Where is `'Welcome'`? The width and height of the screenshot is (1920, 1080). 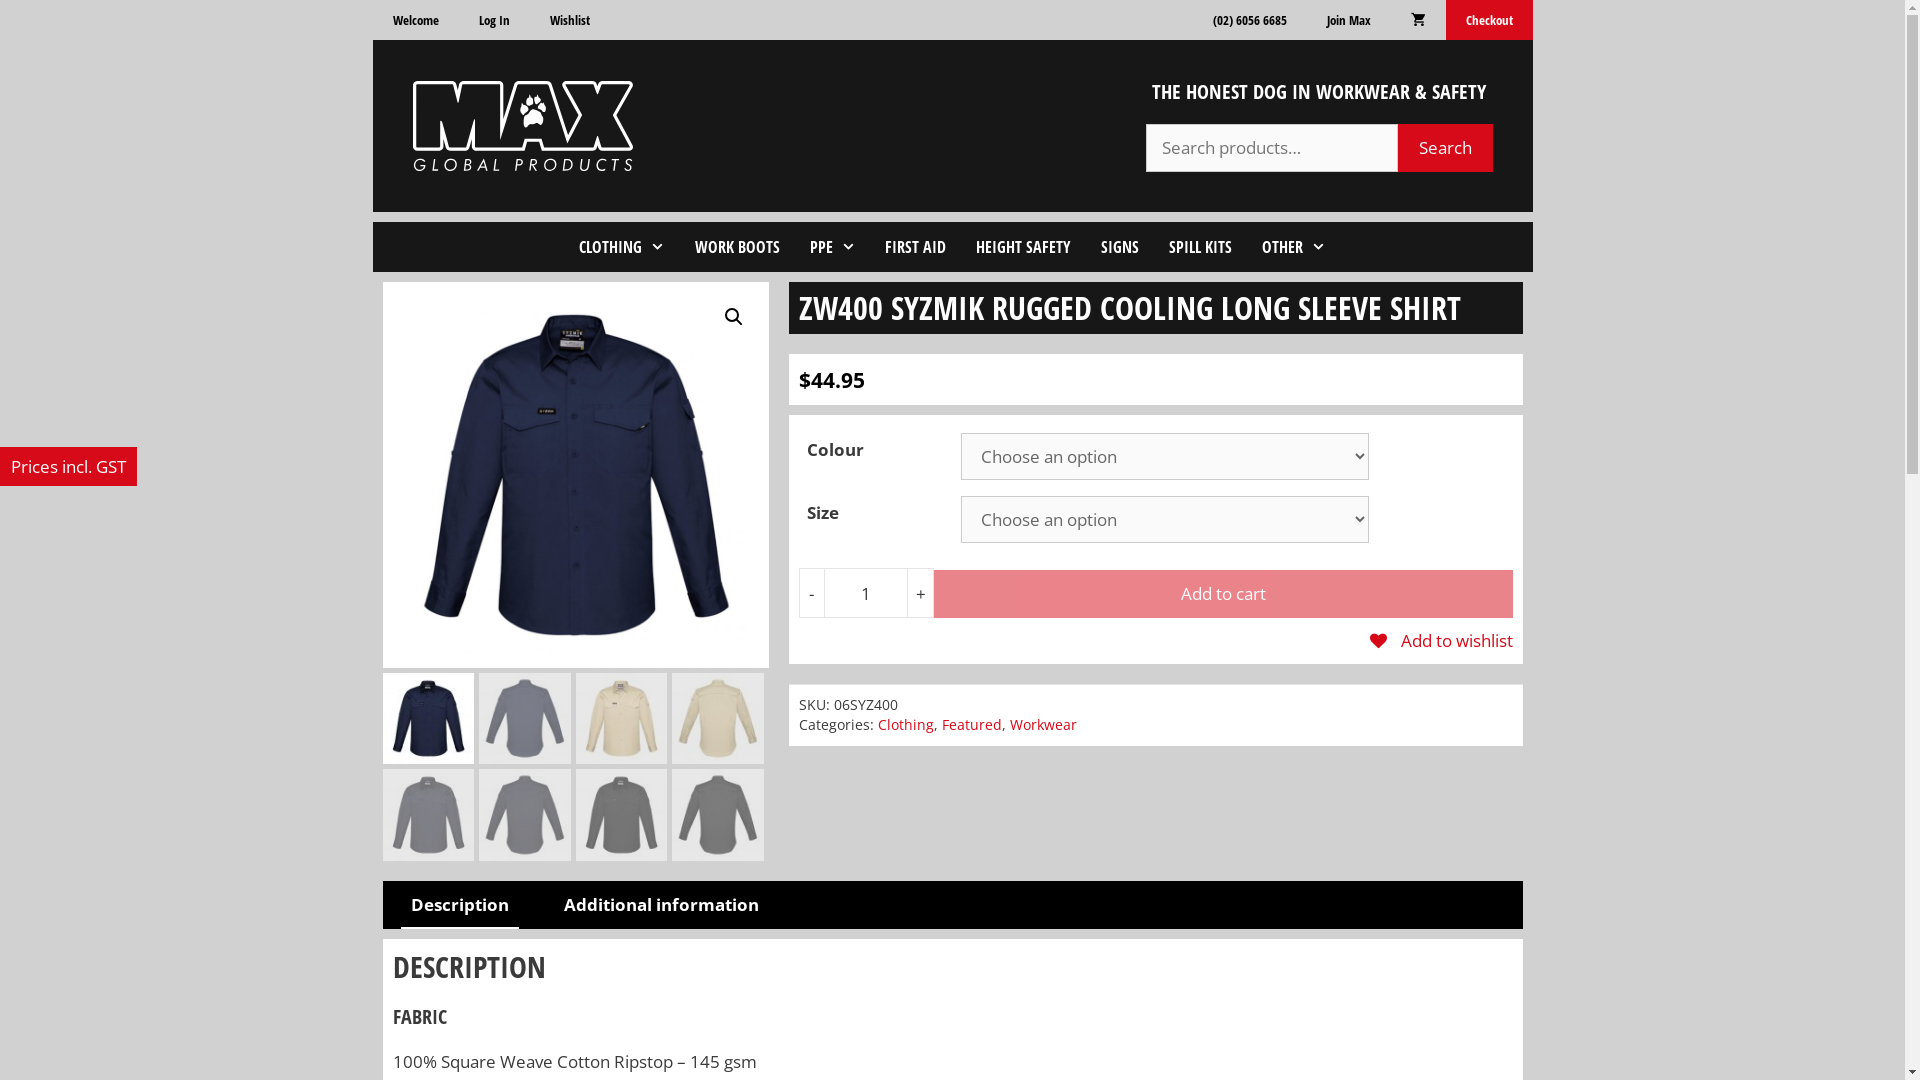 'Welcome' is located at coordinates (413, 19).